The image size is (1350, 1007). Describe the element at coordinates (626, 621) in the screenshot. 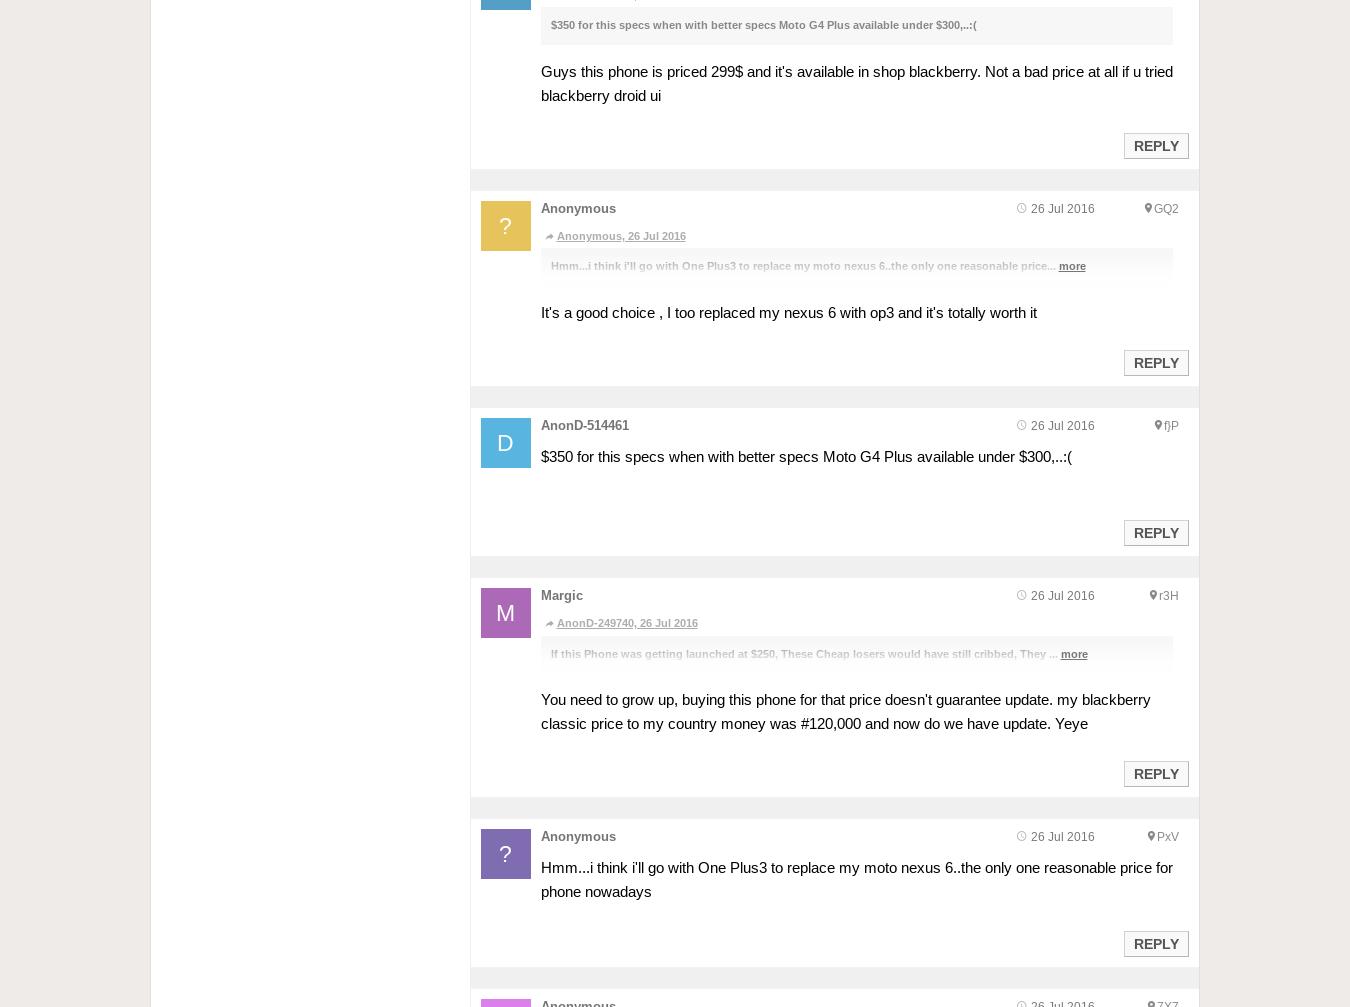

I see `'AnonD-249740, 26 Jul 2016'` at that location.